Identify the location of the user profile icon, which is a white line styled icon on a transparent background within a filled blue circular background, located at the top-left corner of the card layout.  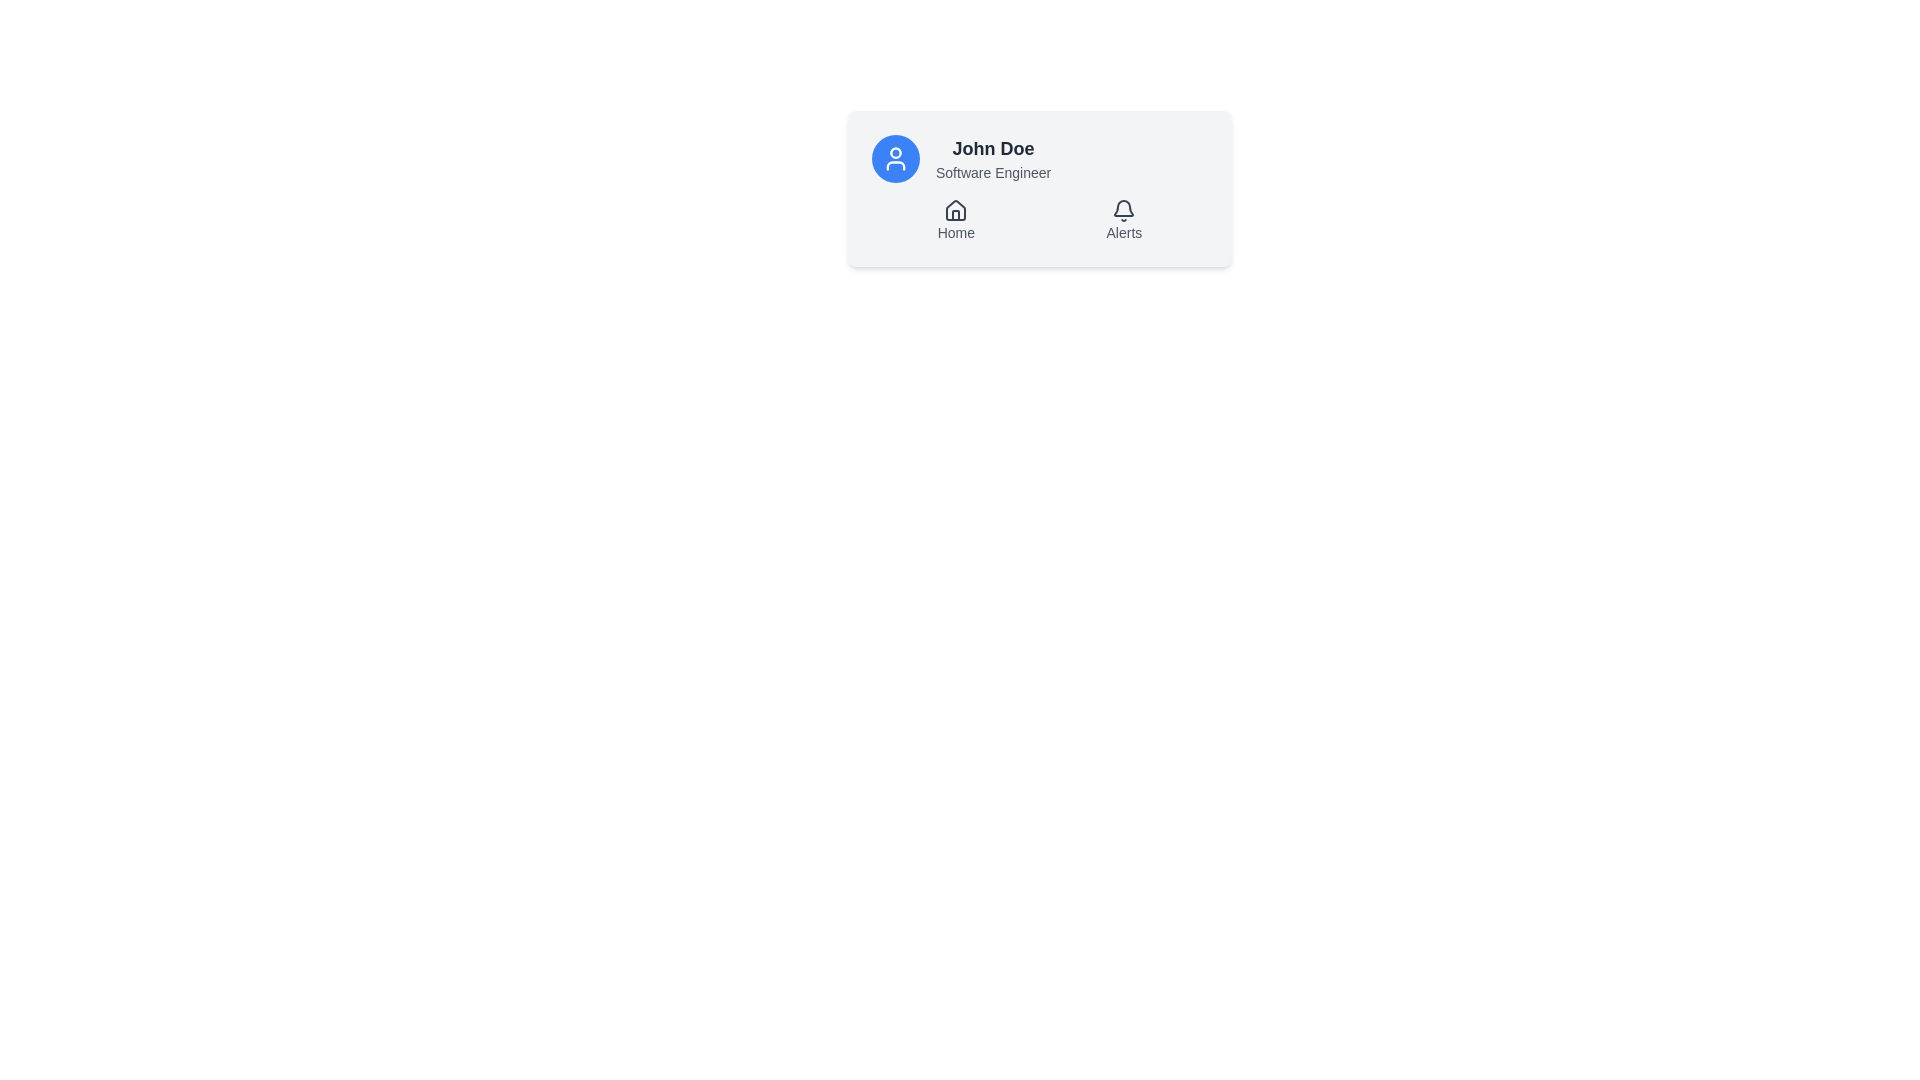
(895, 157).